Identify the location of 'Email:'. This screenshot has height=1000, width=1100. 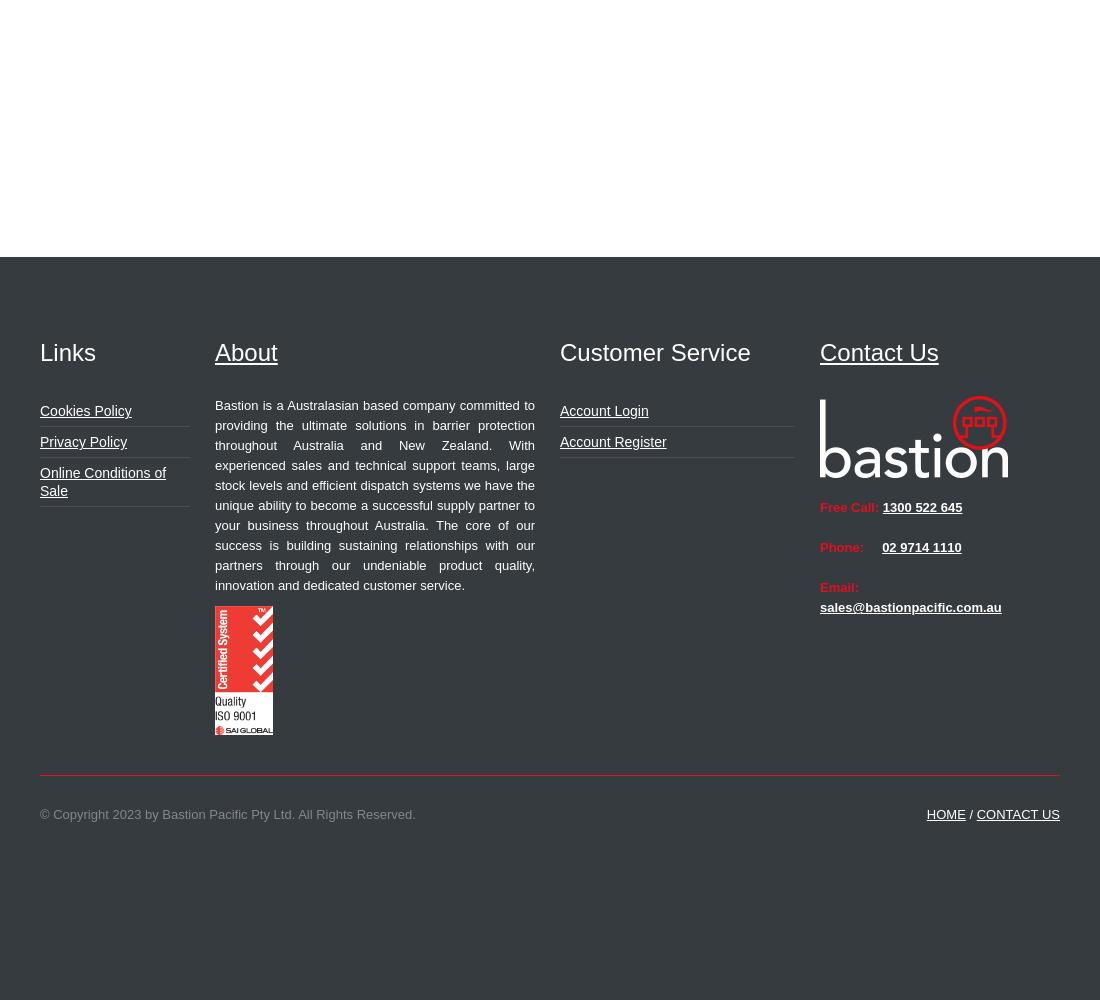
(939, 586).